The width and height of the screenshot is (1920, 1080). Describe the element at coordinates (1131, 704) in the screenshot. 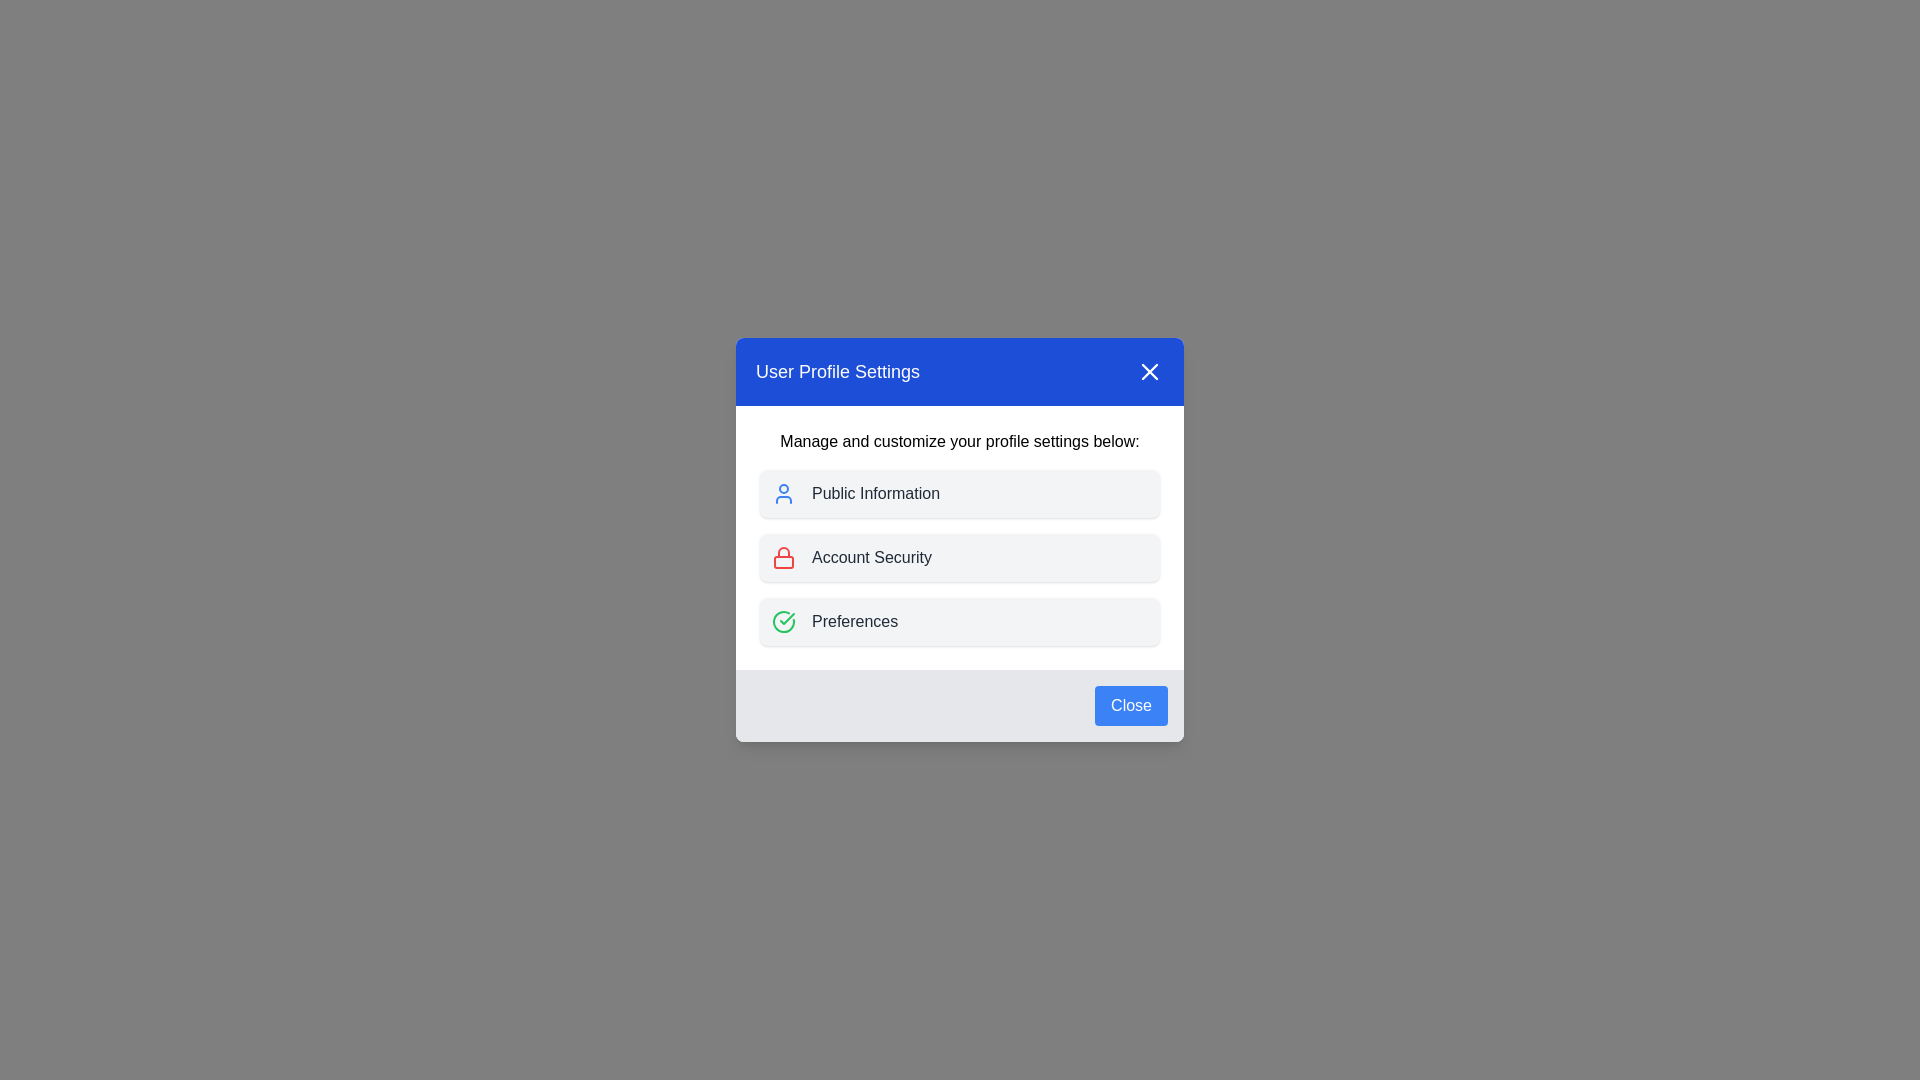

I see `the close button in the footer to dismiss the dialog` at that location.